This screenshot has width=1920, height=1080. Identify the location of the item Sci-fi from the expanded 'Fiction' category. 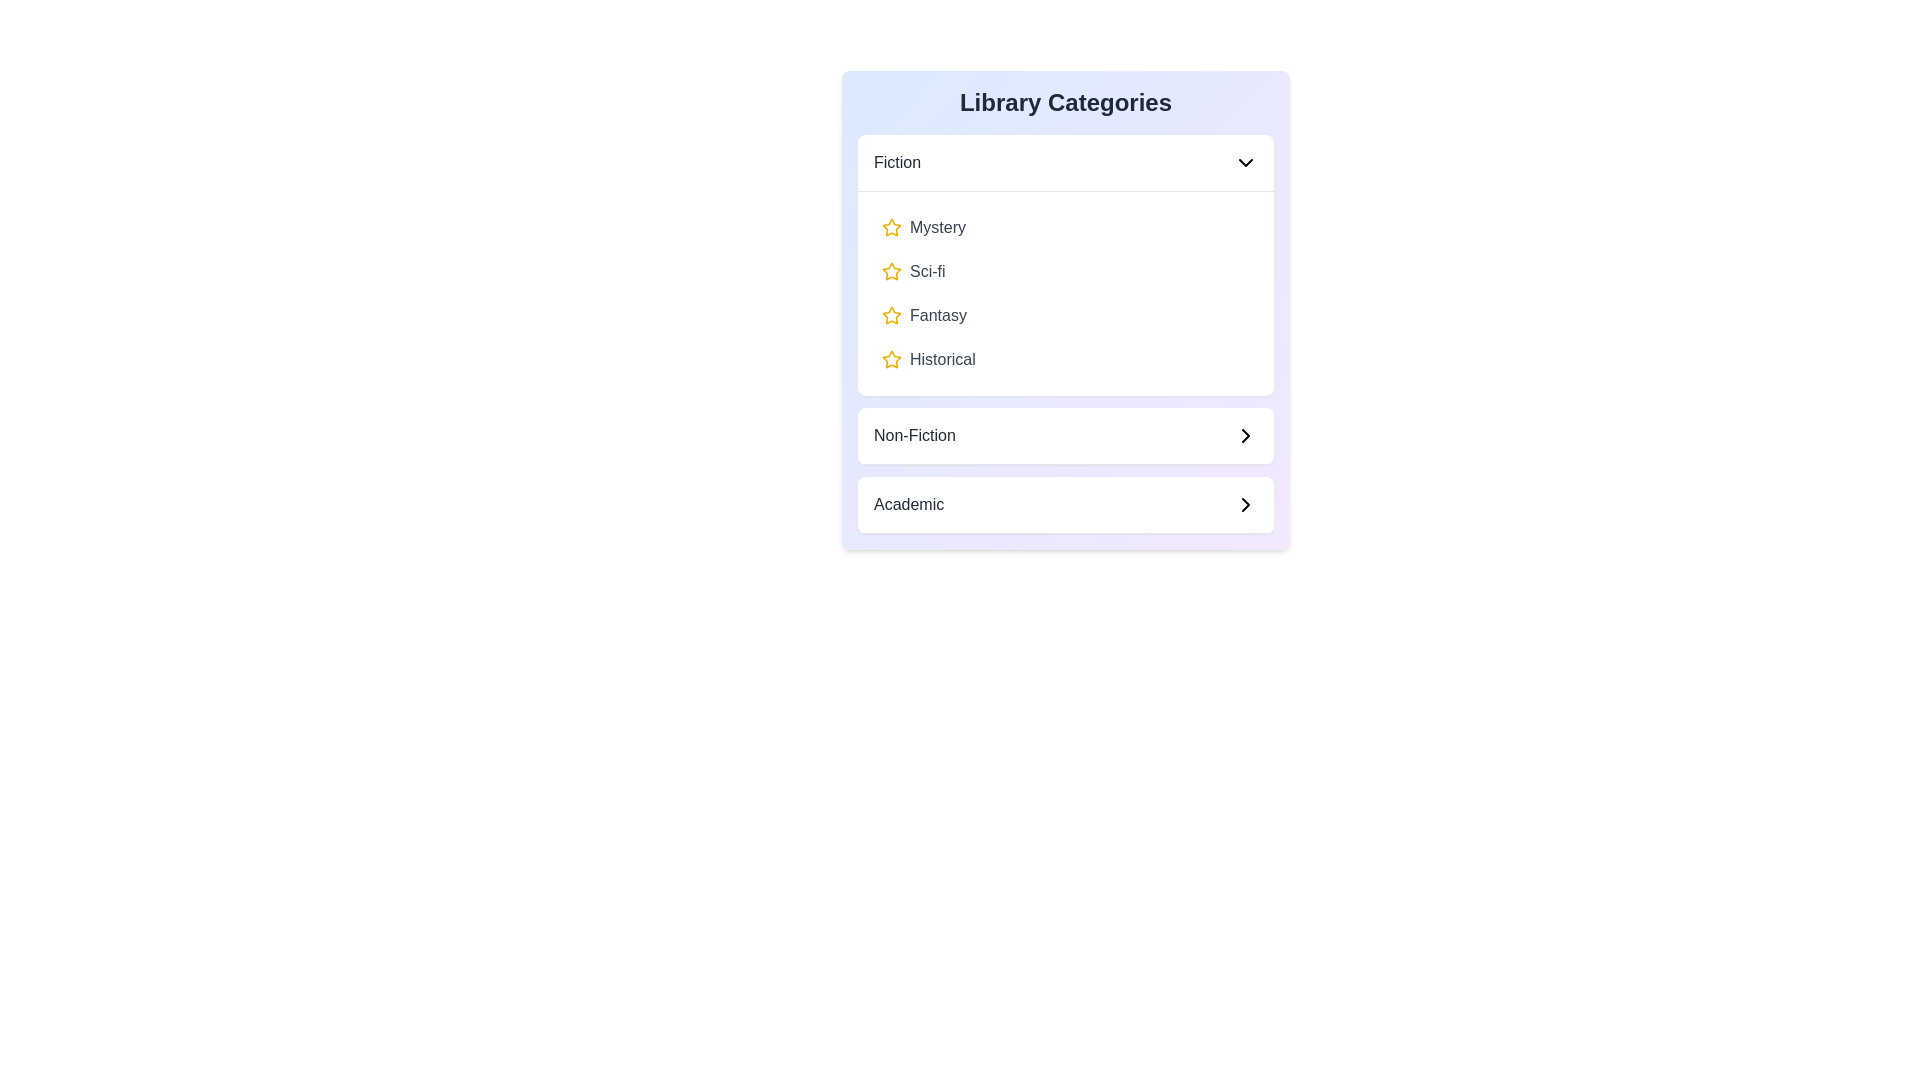
(1064, 272).